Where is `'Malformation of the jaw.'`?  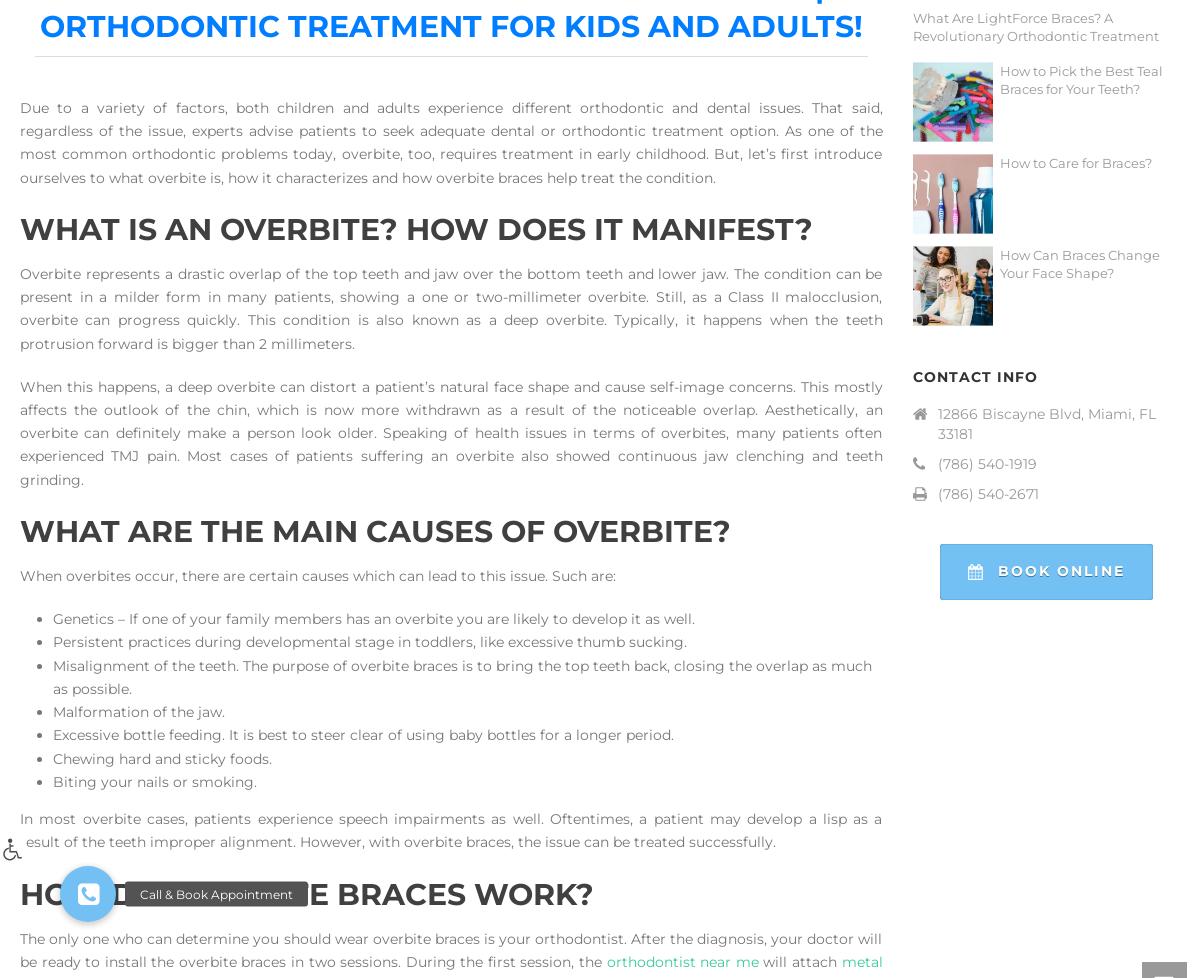
'Malformation of the jaw.' is located at coordinates (138, 711).